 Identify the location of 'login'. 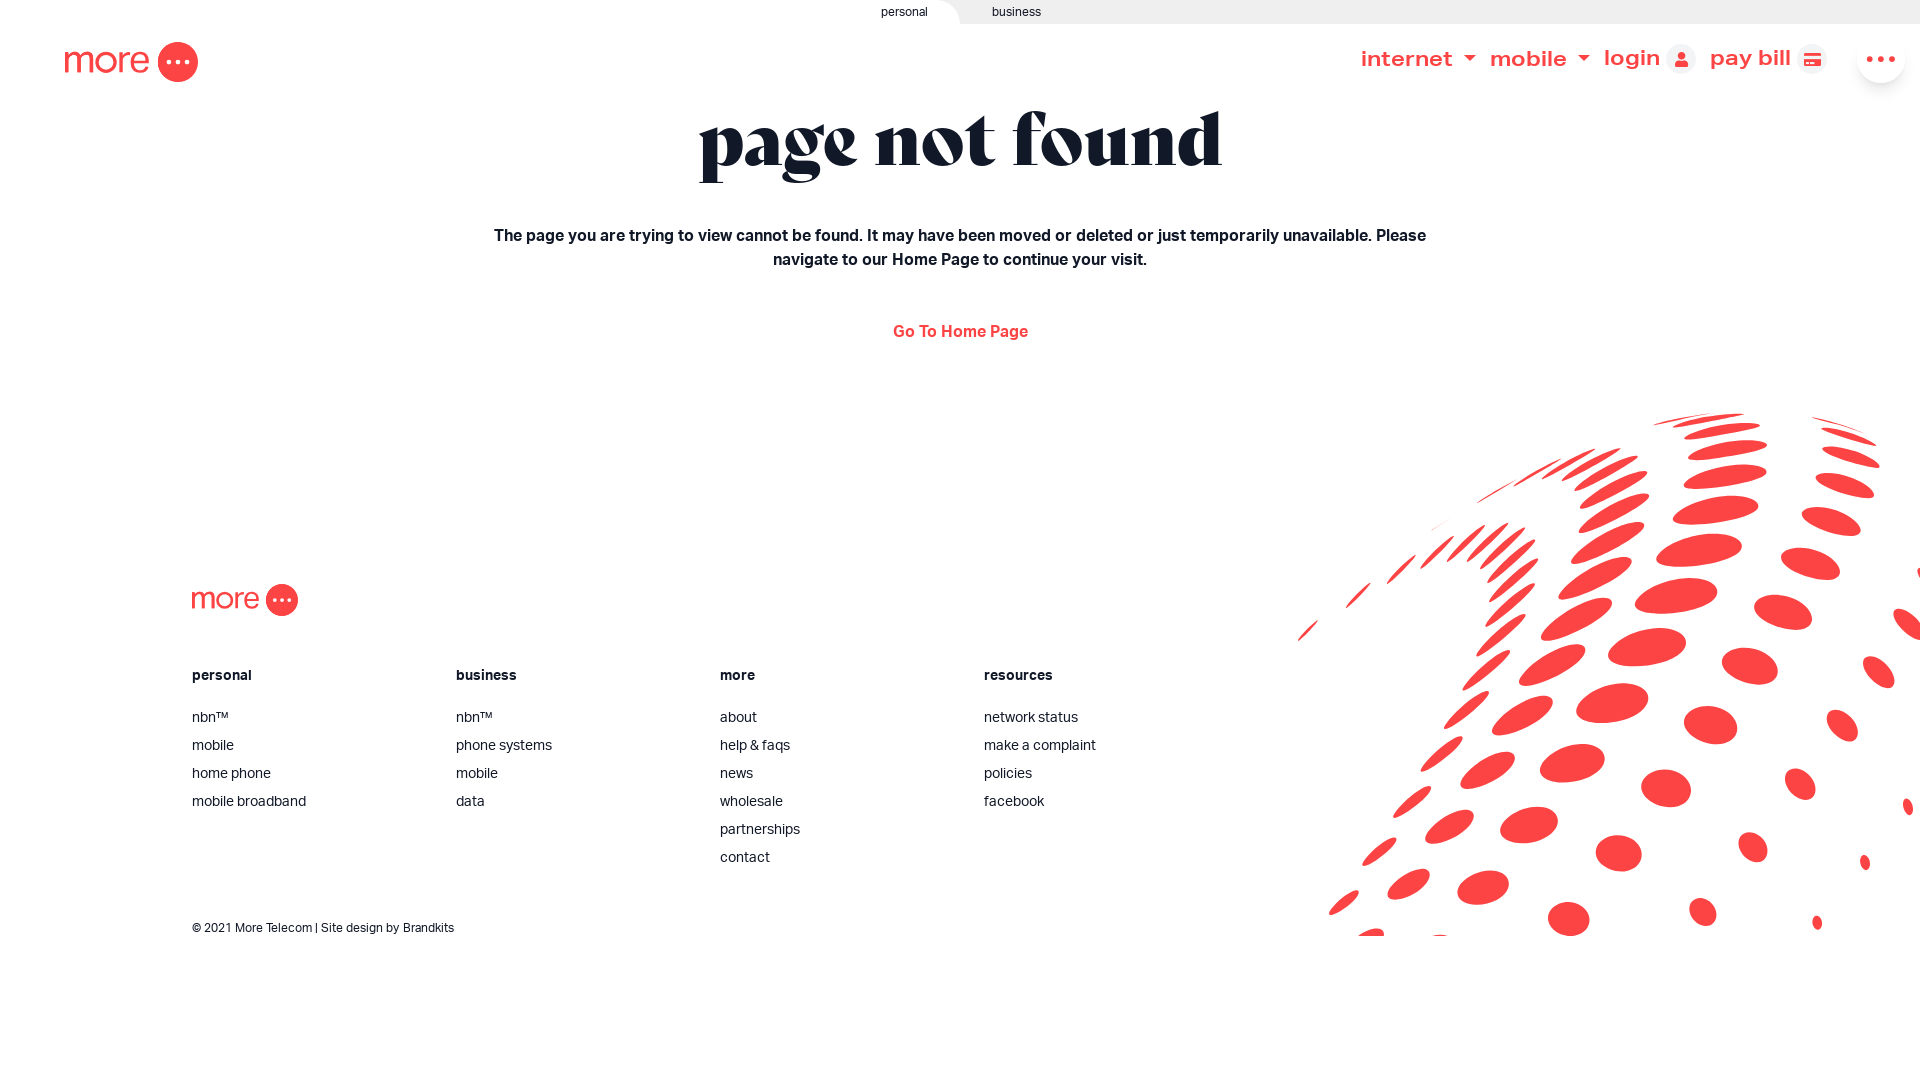
(1650, 56).